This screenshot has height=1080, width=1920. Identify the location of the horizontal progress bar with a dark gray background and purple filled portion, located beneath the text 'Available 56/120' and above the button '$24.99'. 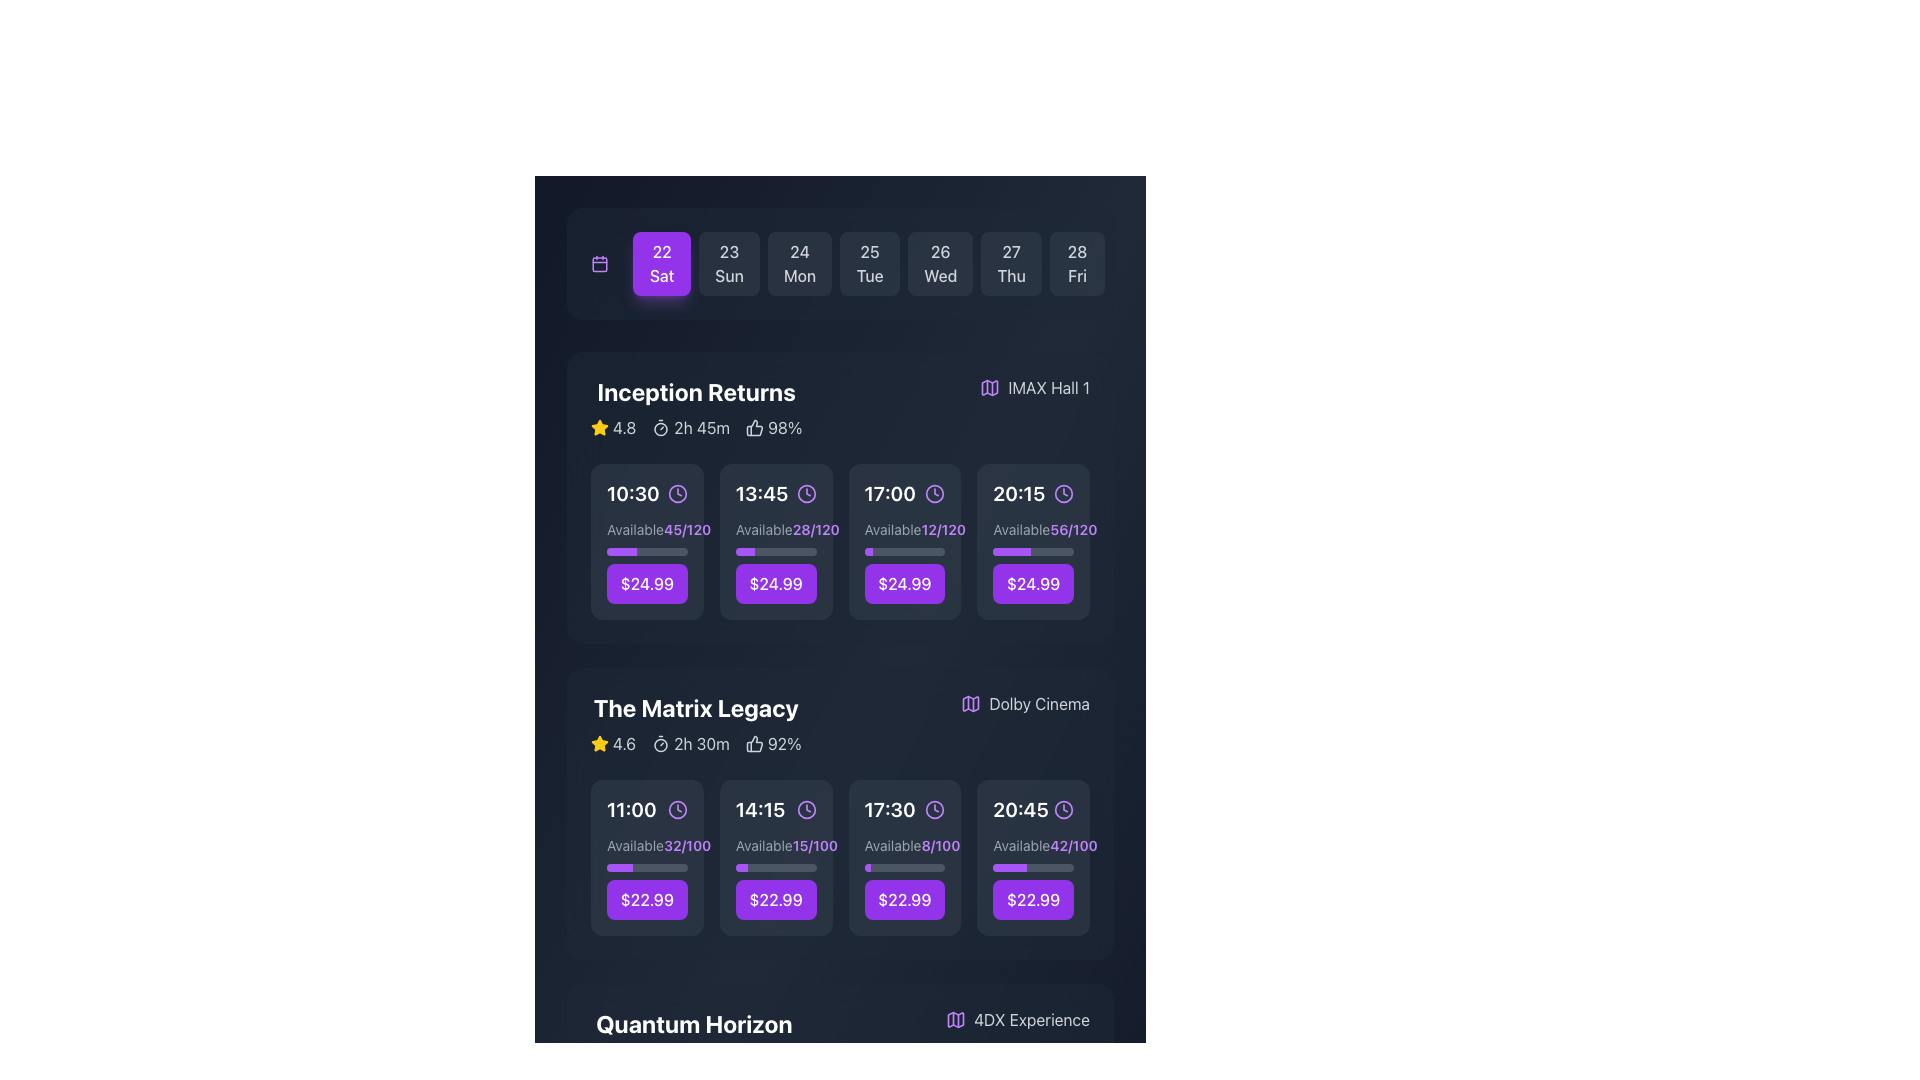
(1033, 551).